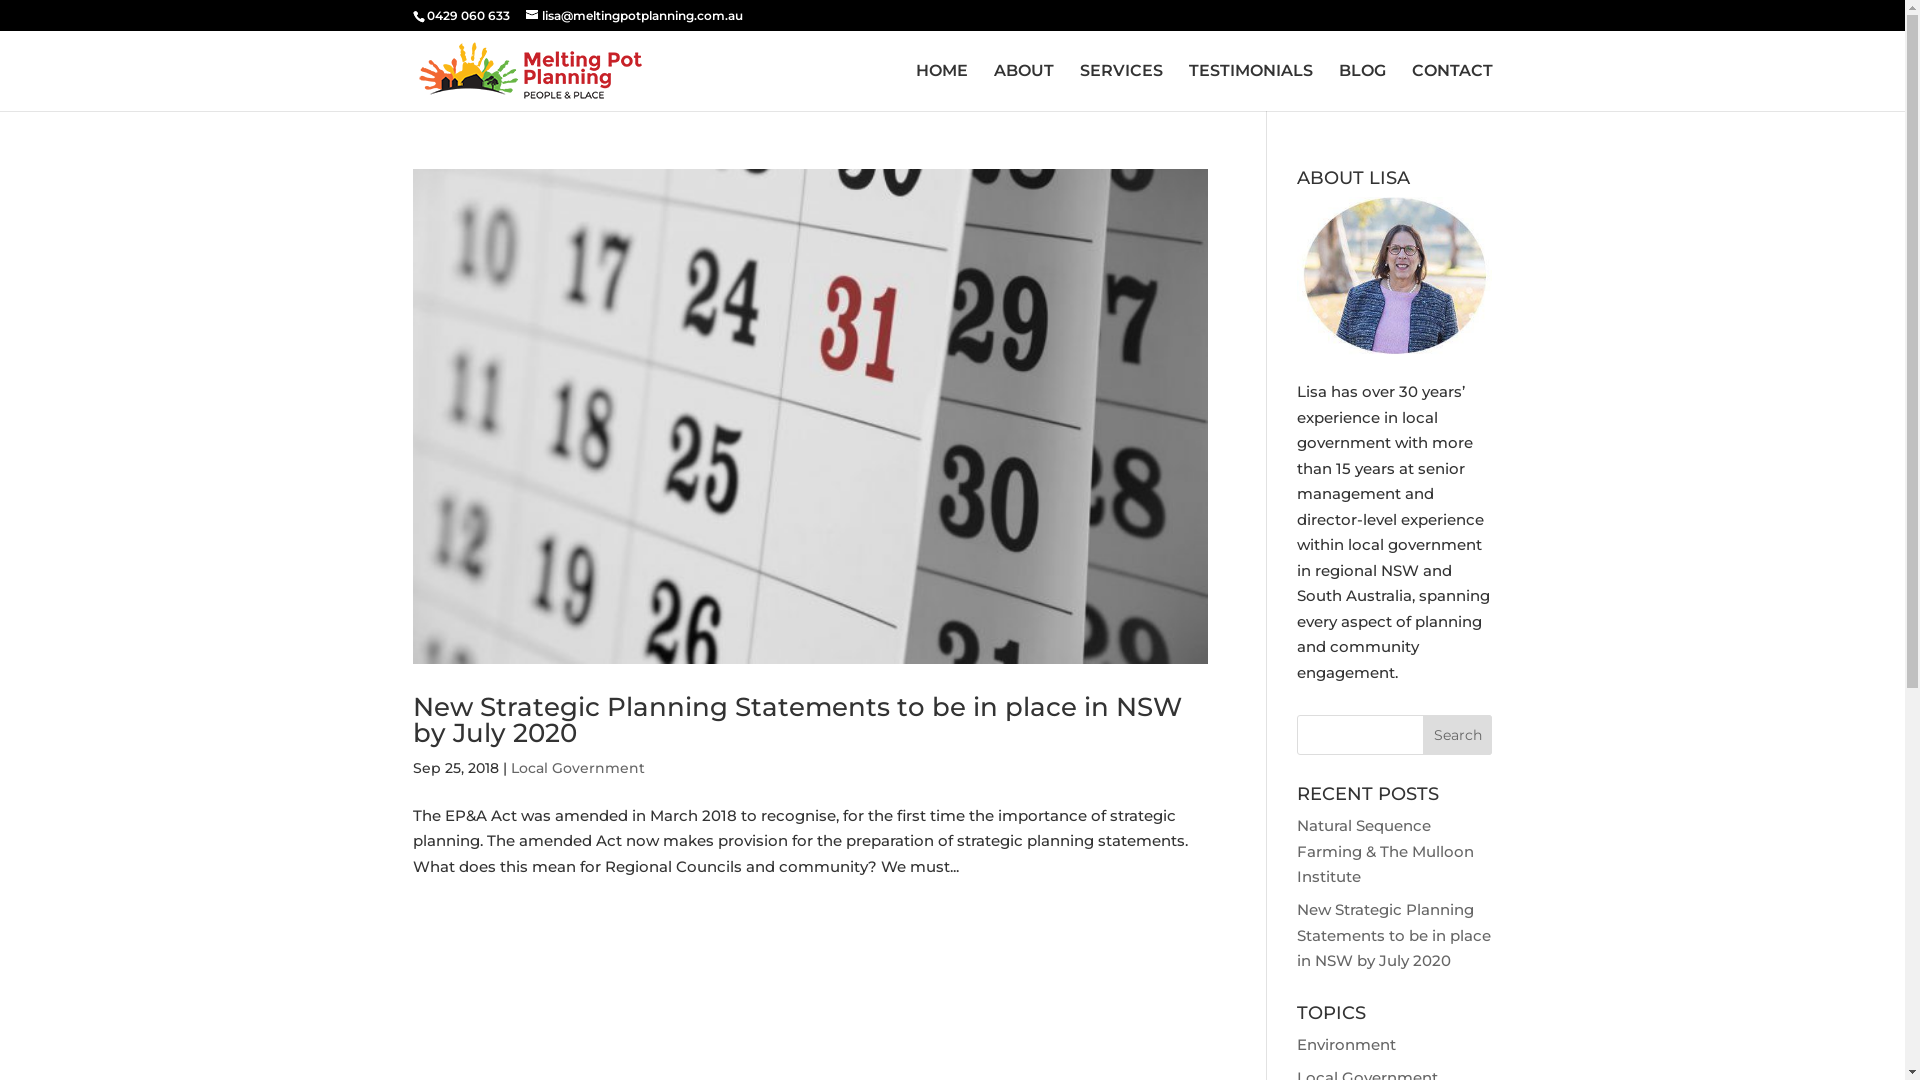 Image resolution: width=1920 pixels, height=1080 pixels. What do you see at coordinates (575, 766) in the screenshot?
I see `'Local Government'` at bounding box center [575, 766].